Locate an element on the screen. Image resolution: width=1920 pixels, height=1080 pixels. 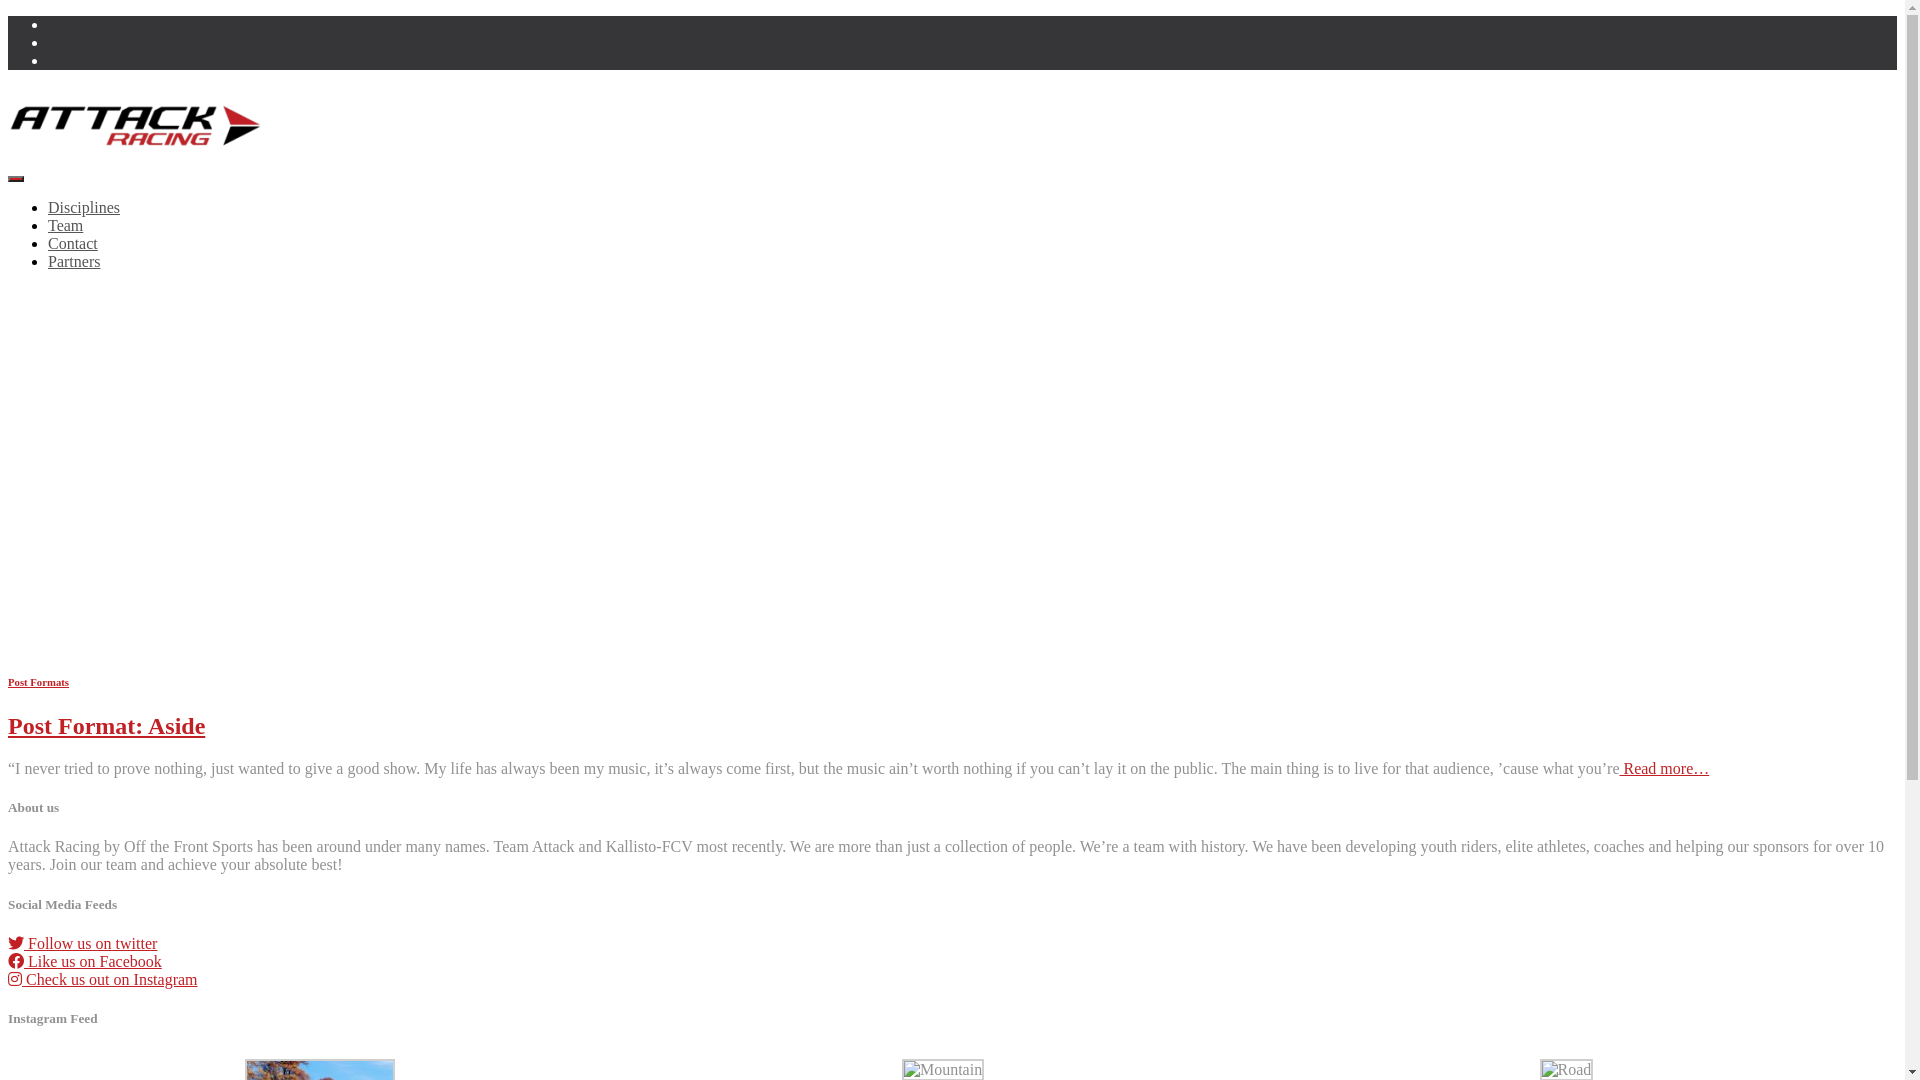
'Post Format: Aside' is located at coordinates (105, 725).